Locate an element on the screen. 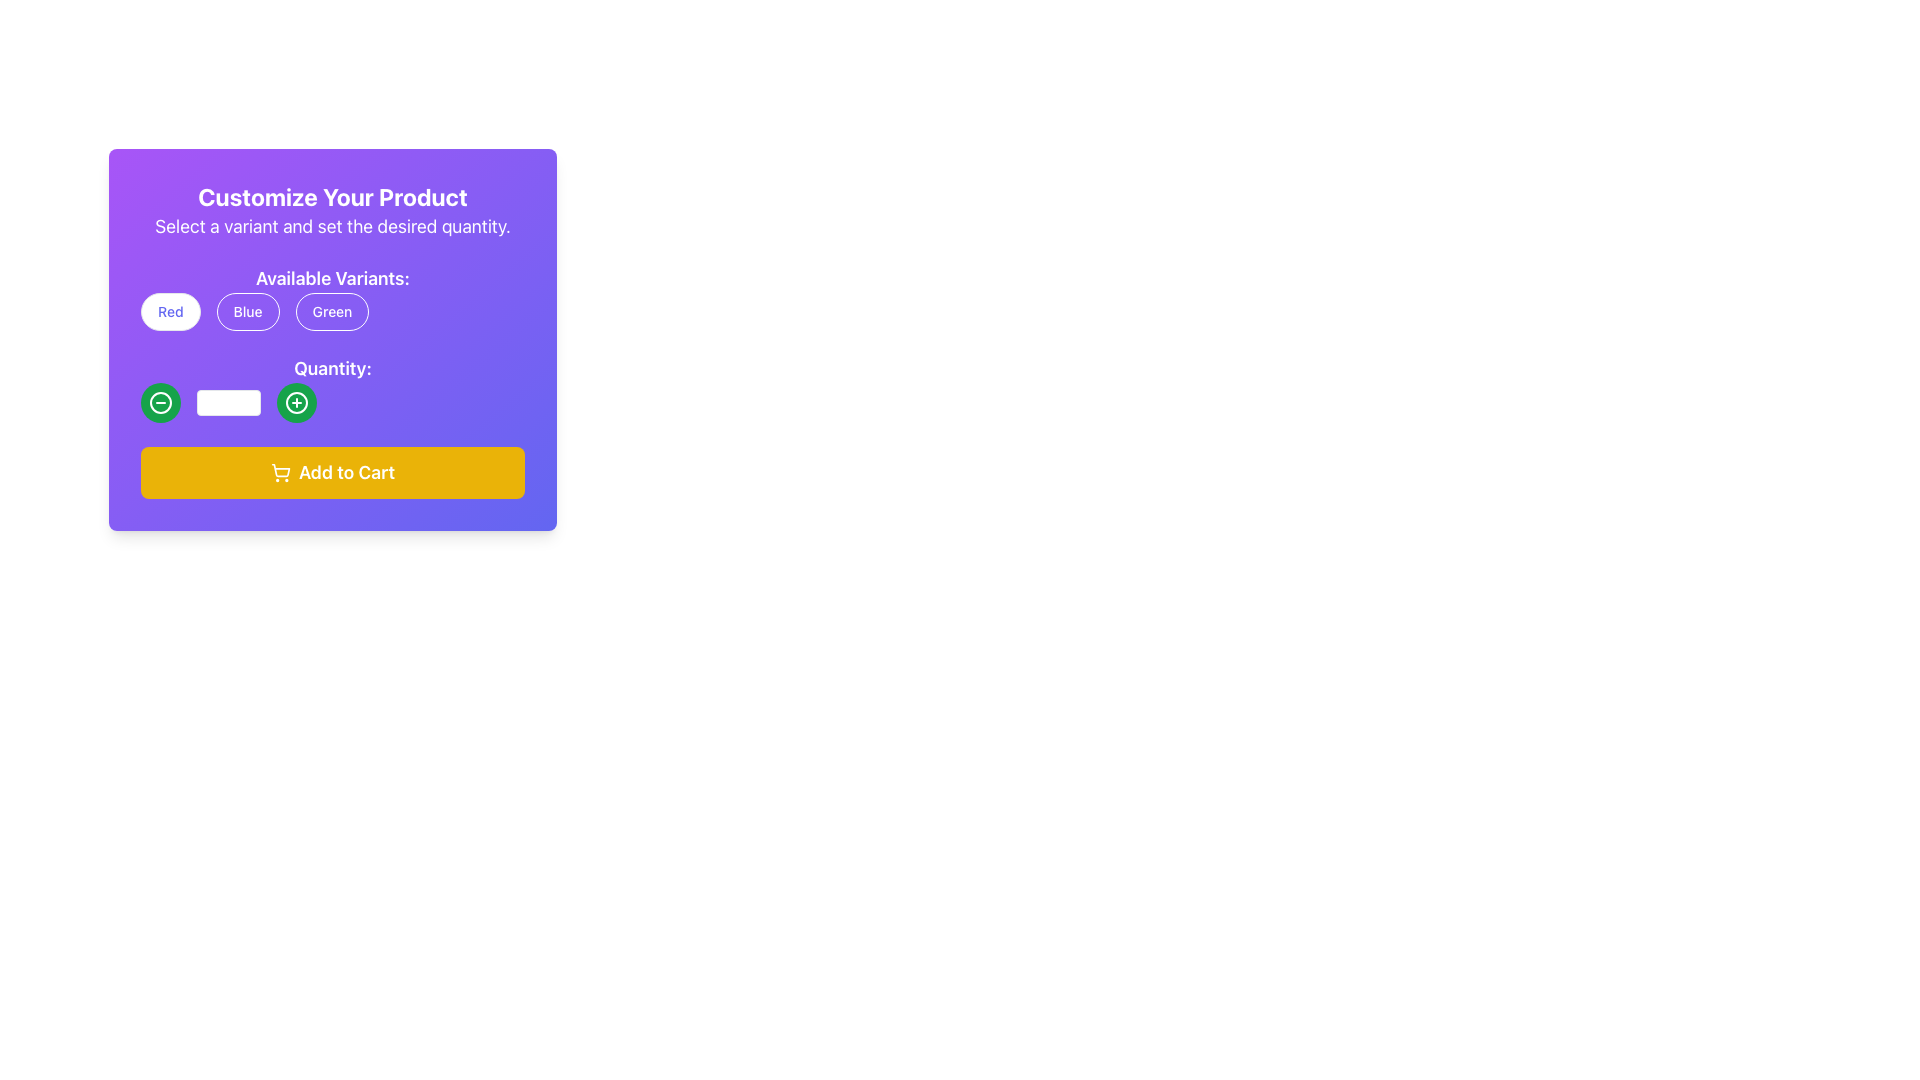 This screenshot has width=1920, height=1080. the pill-shaped button labeled 'Green' with white text on a purple background is located at coordinates (332, 312).